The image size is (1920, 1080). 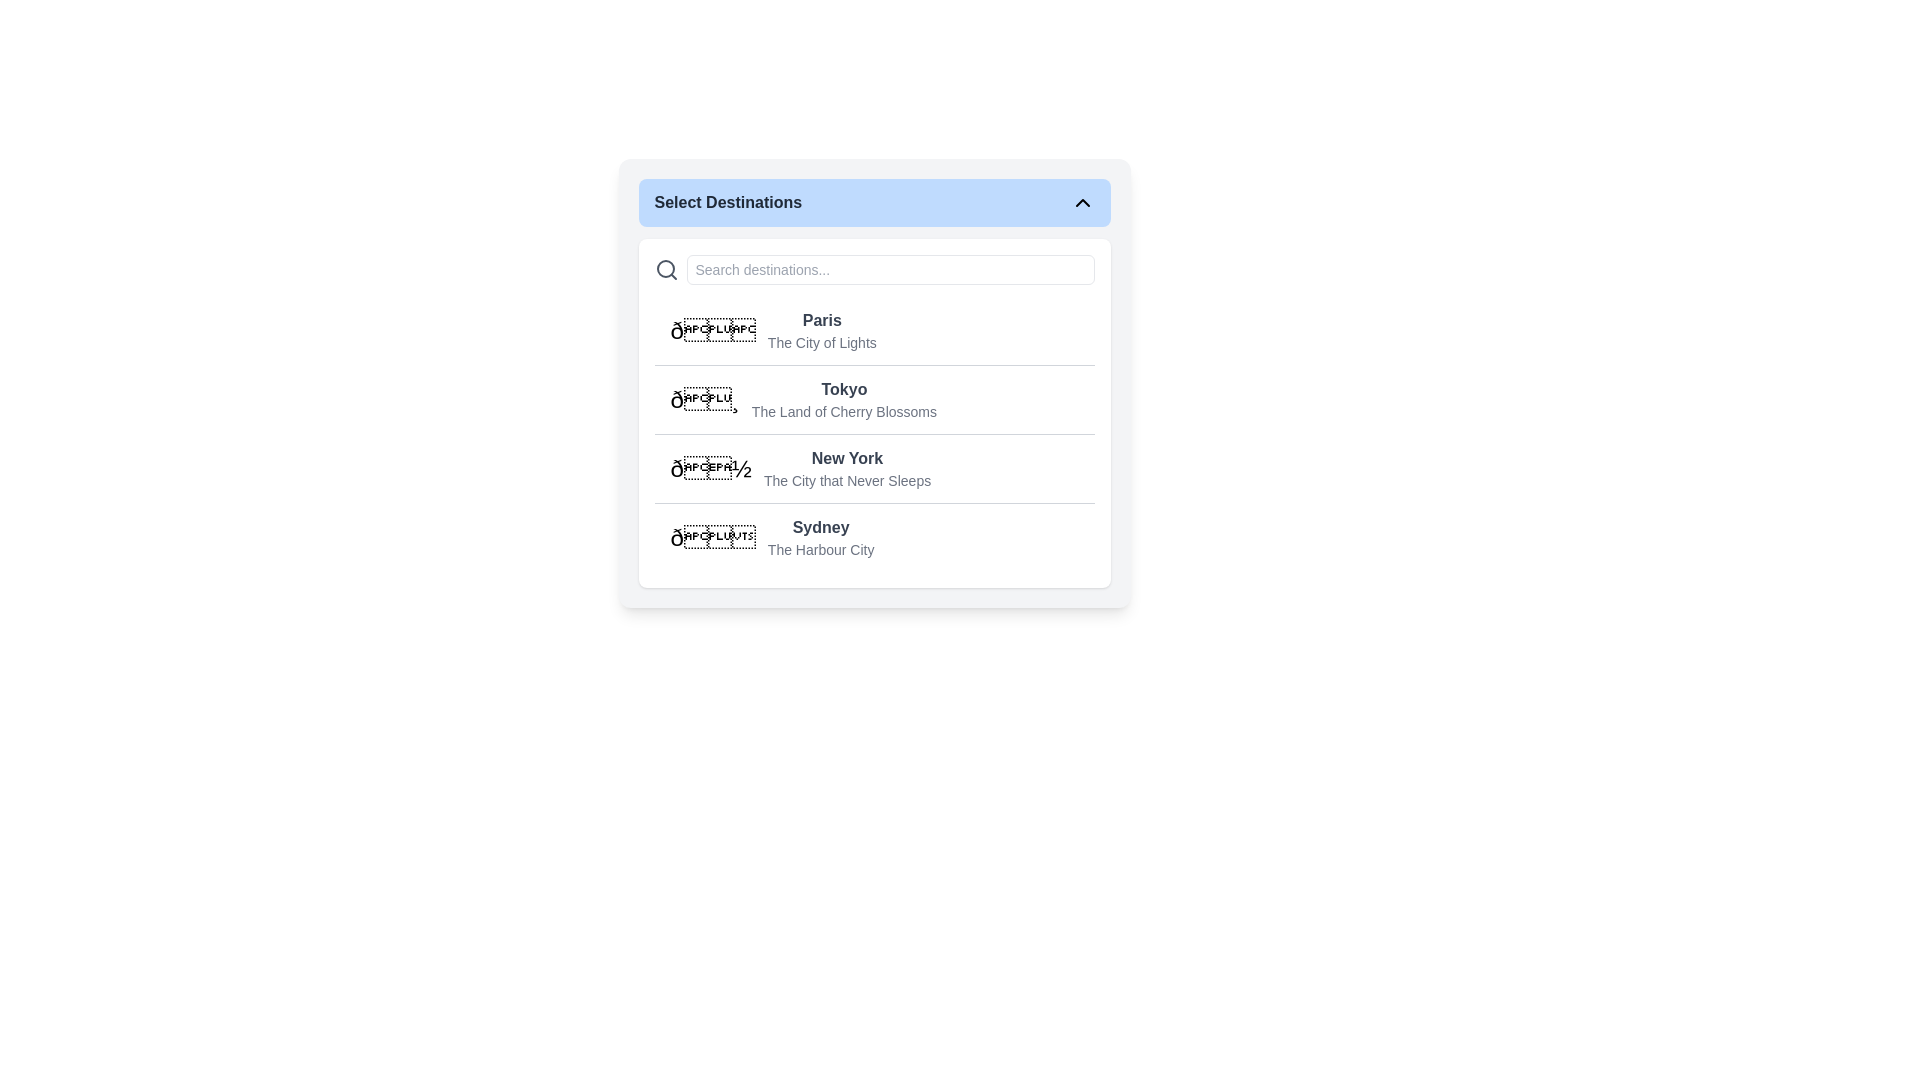 What do you see at coordinates (771, 536) in the screenshot?
I see `the List Item displaying 'Sydney' with a globe icon` at bounding box center [771, 536].